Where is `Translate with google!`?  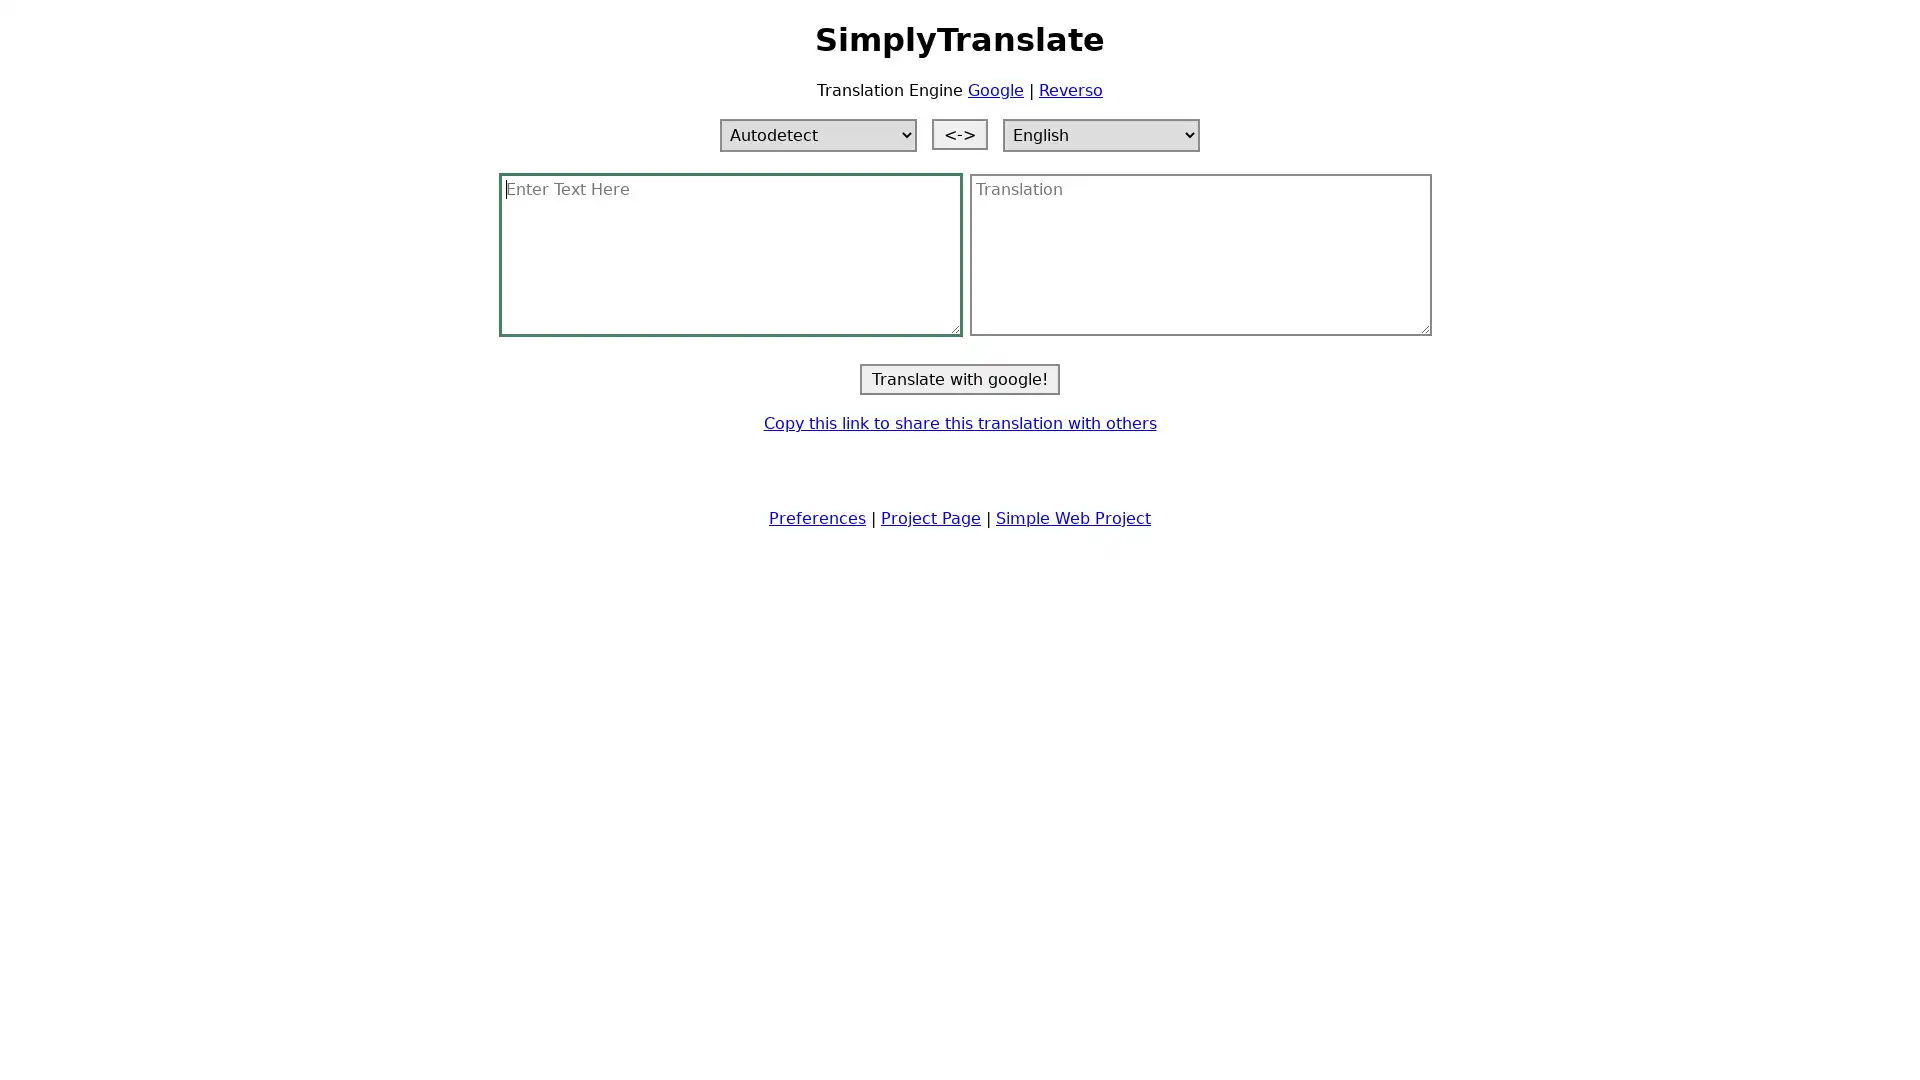
Translate with google! is located at coordinates (960, 378).